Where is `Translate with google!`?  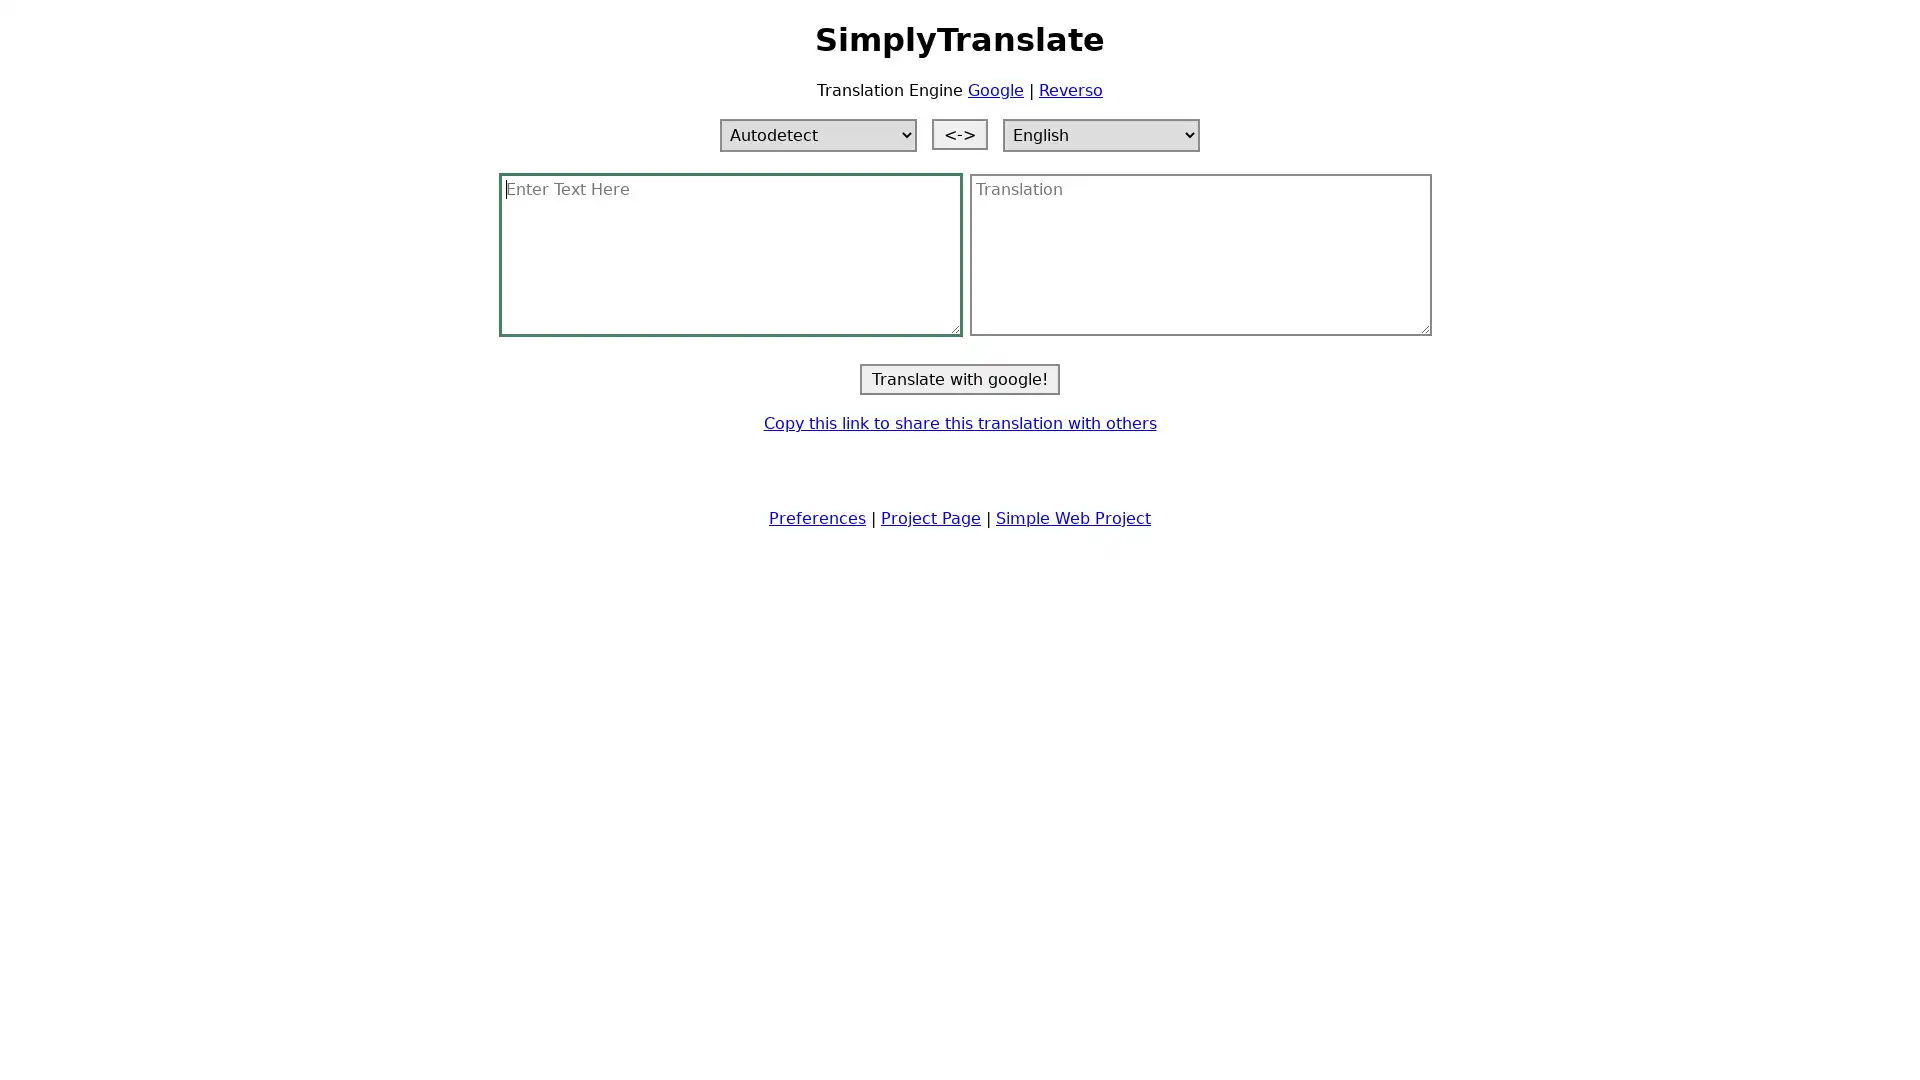
Translate with google! is located at coordinates (960, 378).